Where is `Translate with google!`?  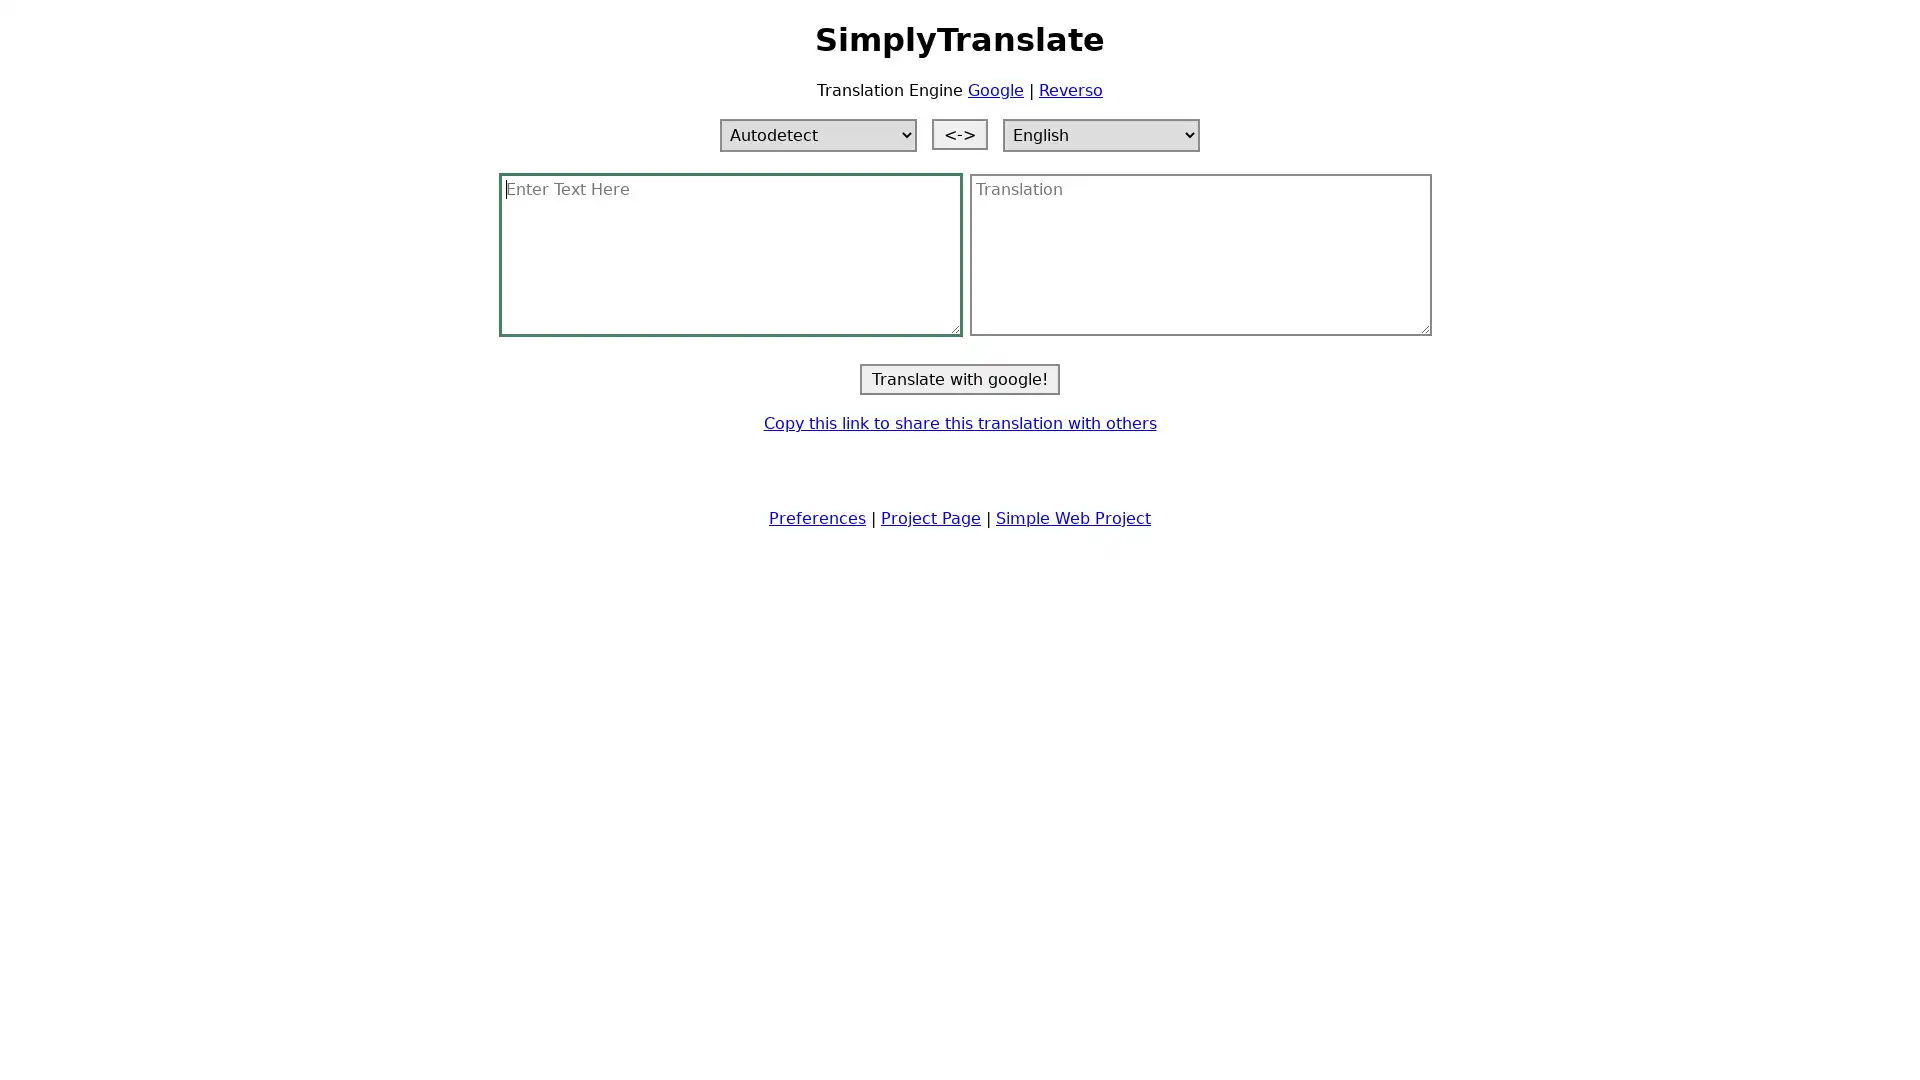
Translate with google! is located at coordinates (960, 378).